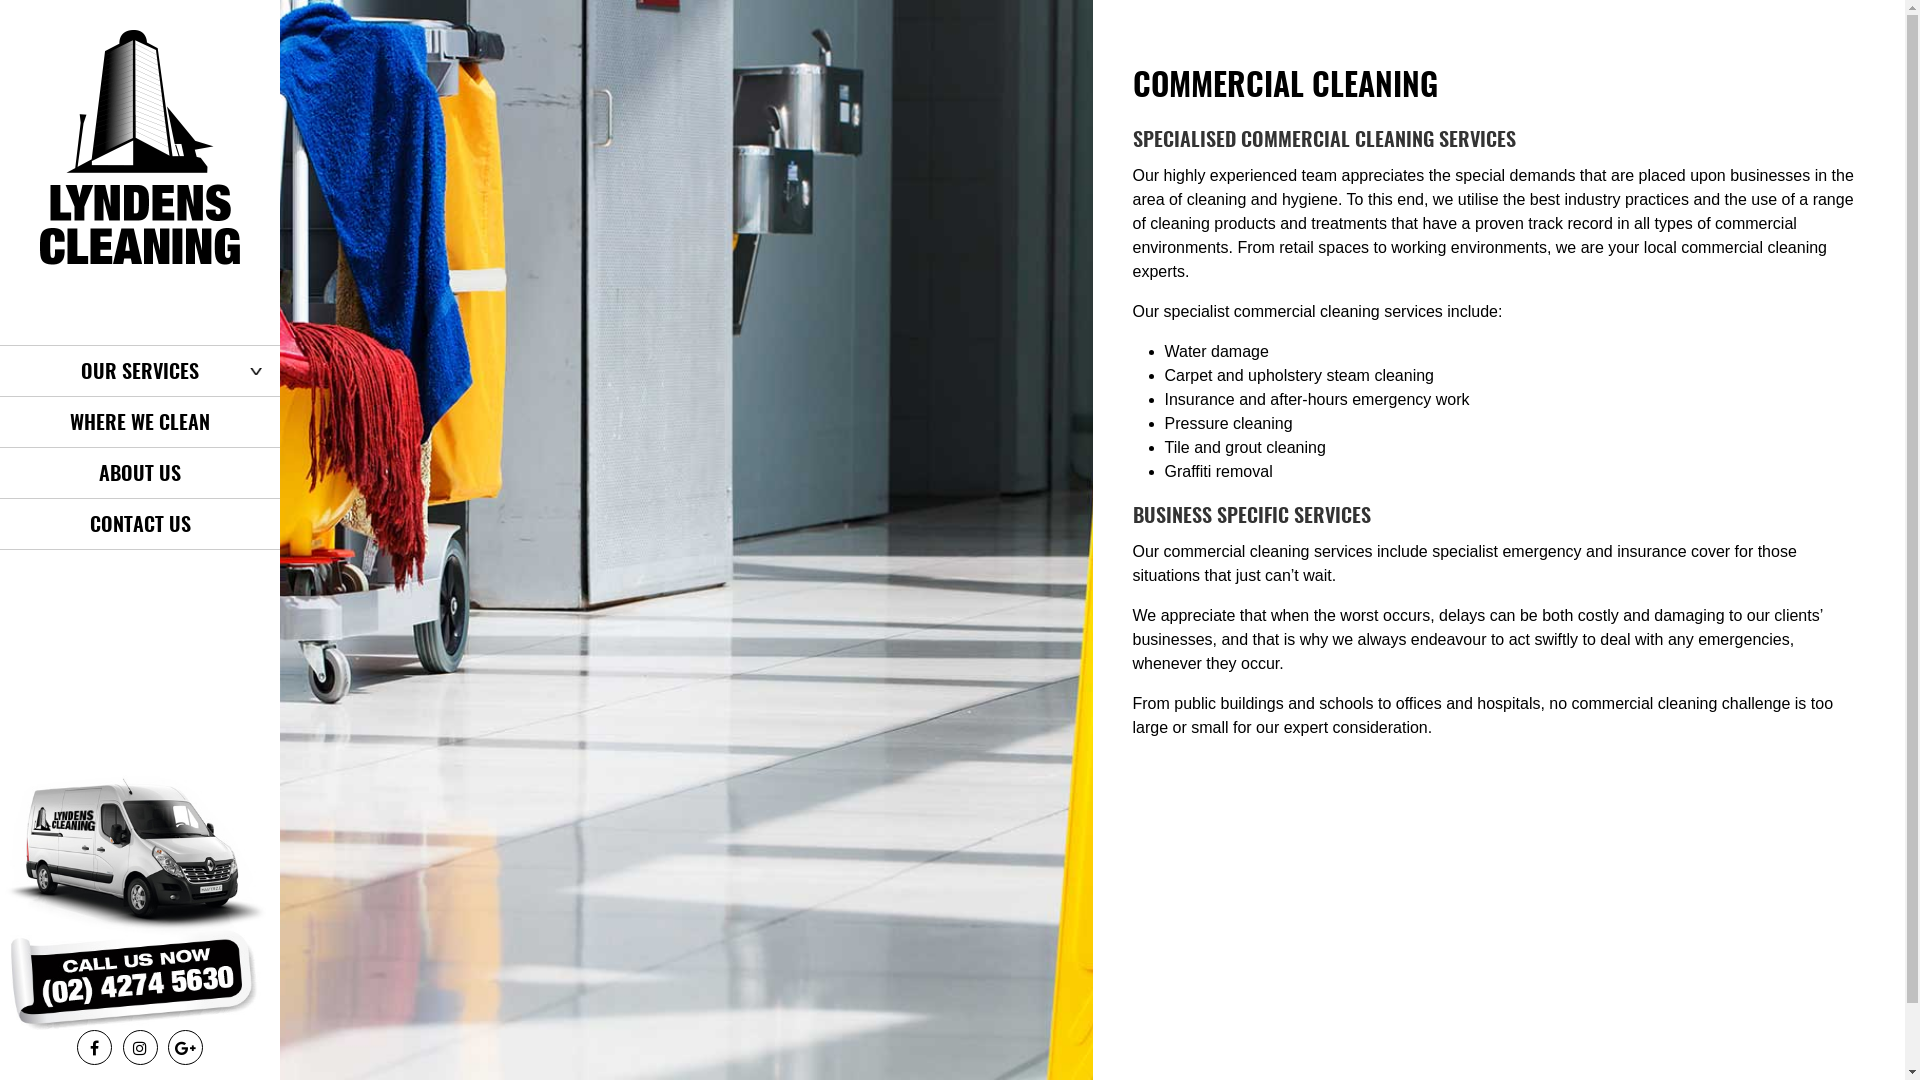  I want to click on 'ABOUT US', so click(138, 473).